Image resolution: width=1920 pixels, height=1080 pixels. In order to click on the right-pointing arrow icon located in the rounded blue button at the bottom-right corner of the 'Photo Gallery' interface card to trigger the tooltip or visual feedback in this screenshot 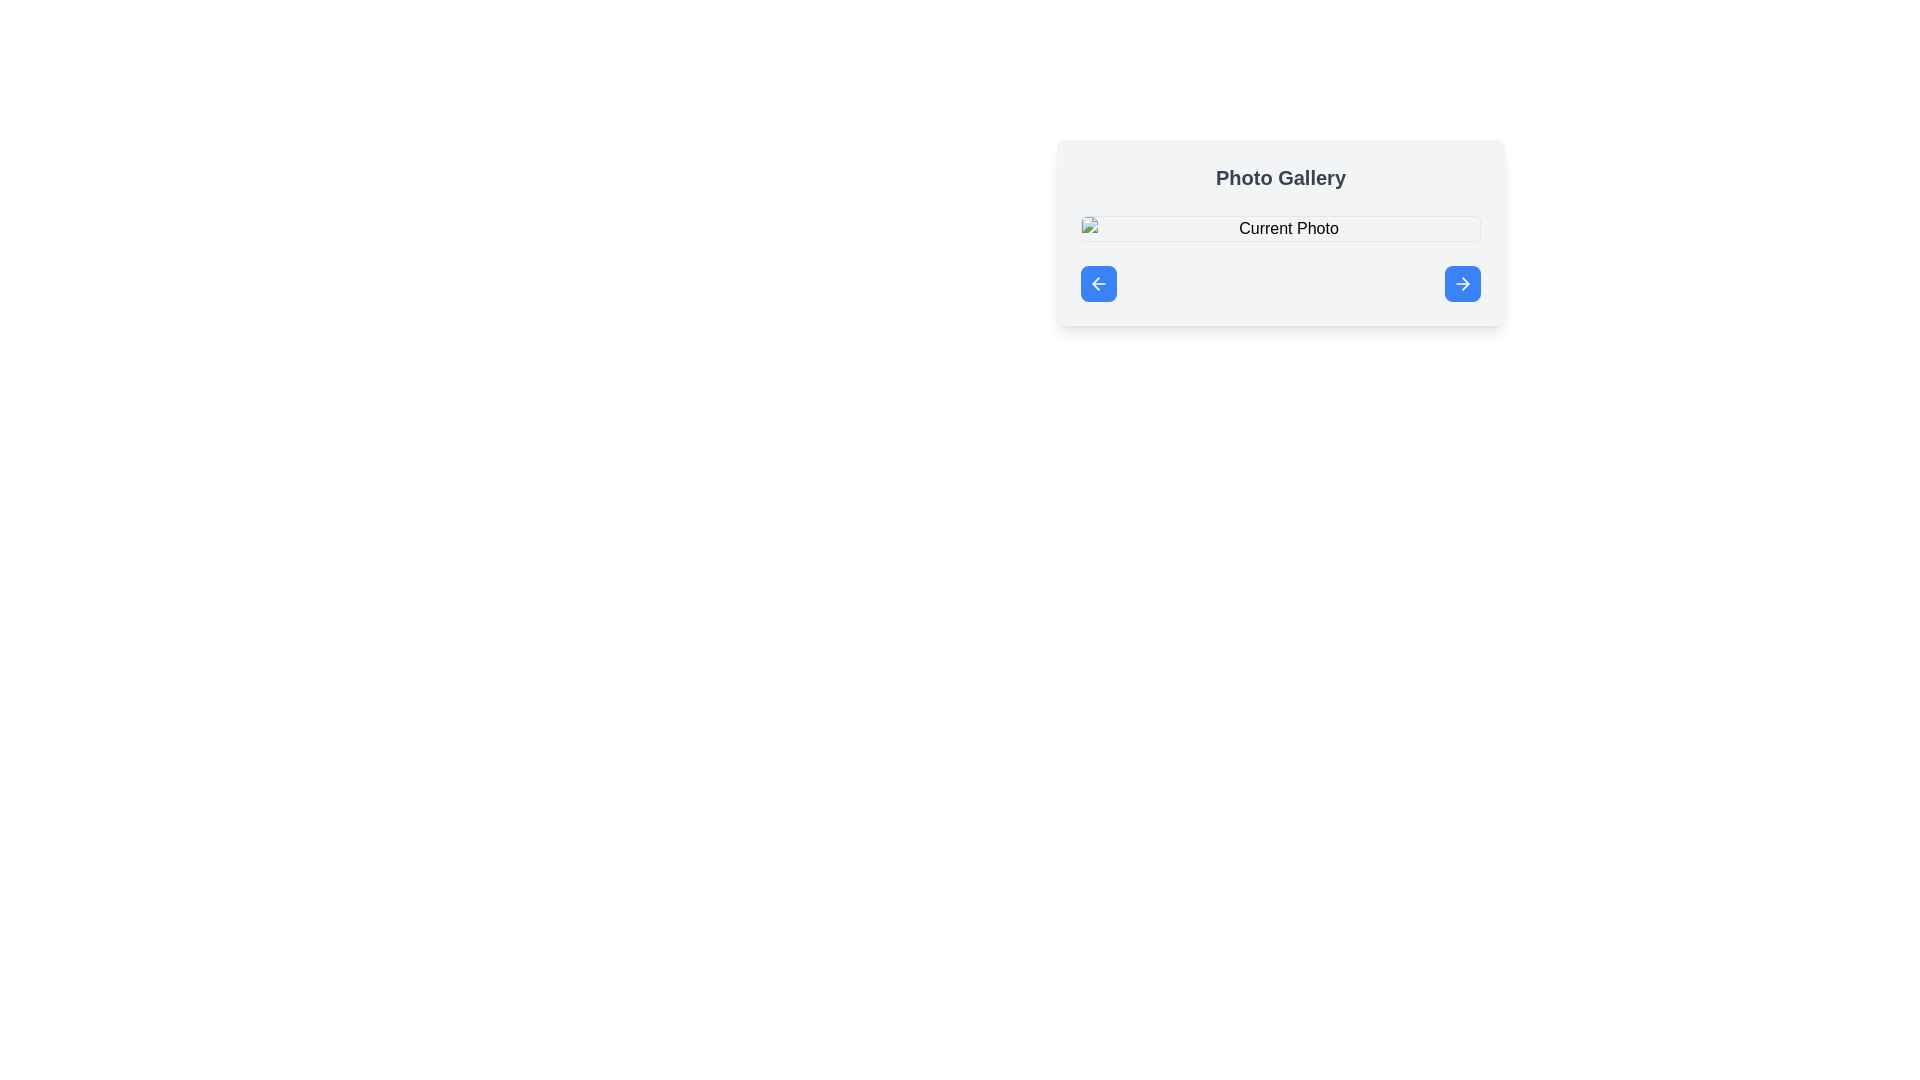, I will do `click(1463, 284)`.